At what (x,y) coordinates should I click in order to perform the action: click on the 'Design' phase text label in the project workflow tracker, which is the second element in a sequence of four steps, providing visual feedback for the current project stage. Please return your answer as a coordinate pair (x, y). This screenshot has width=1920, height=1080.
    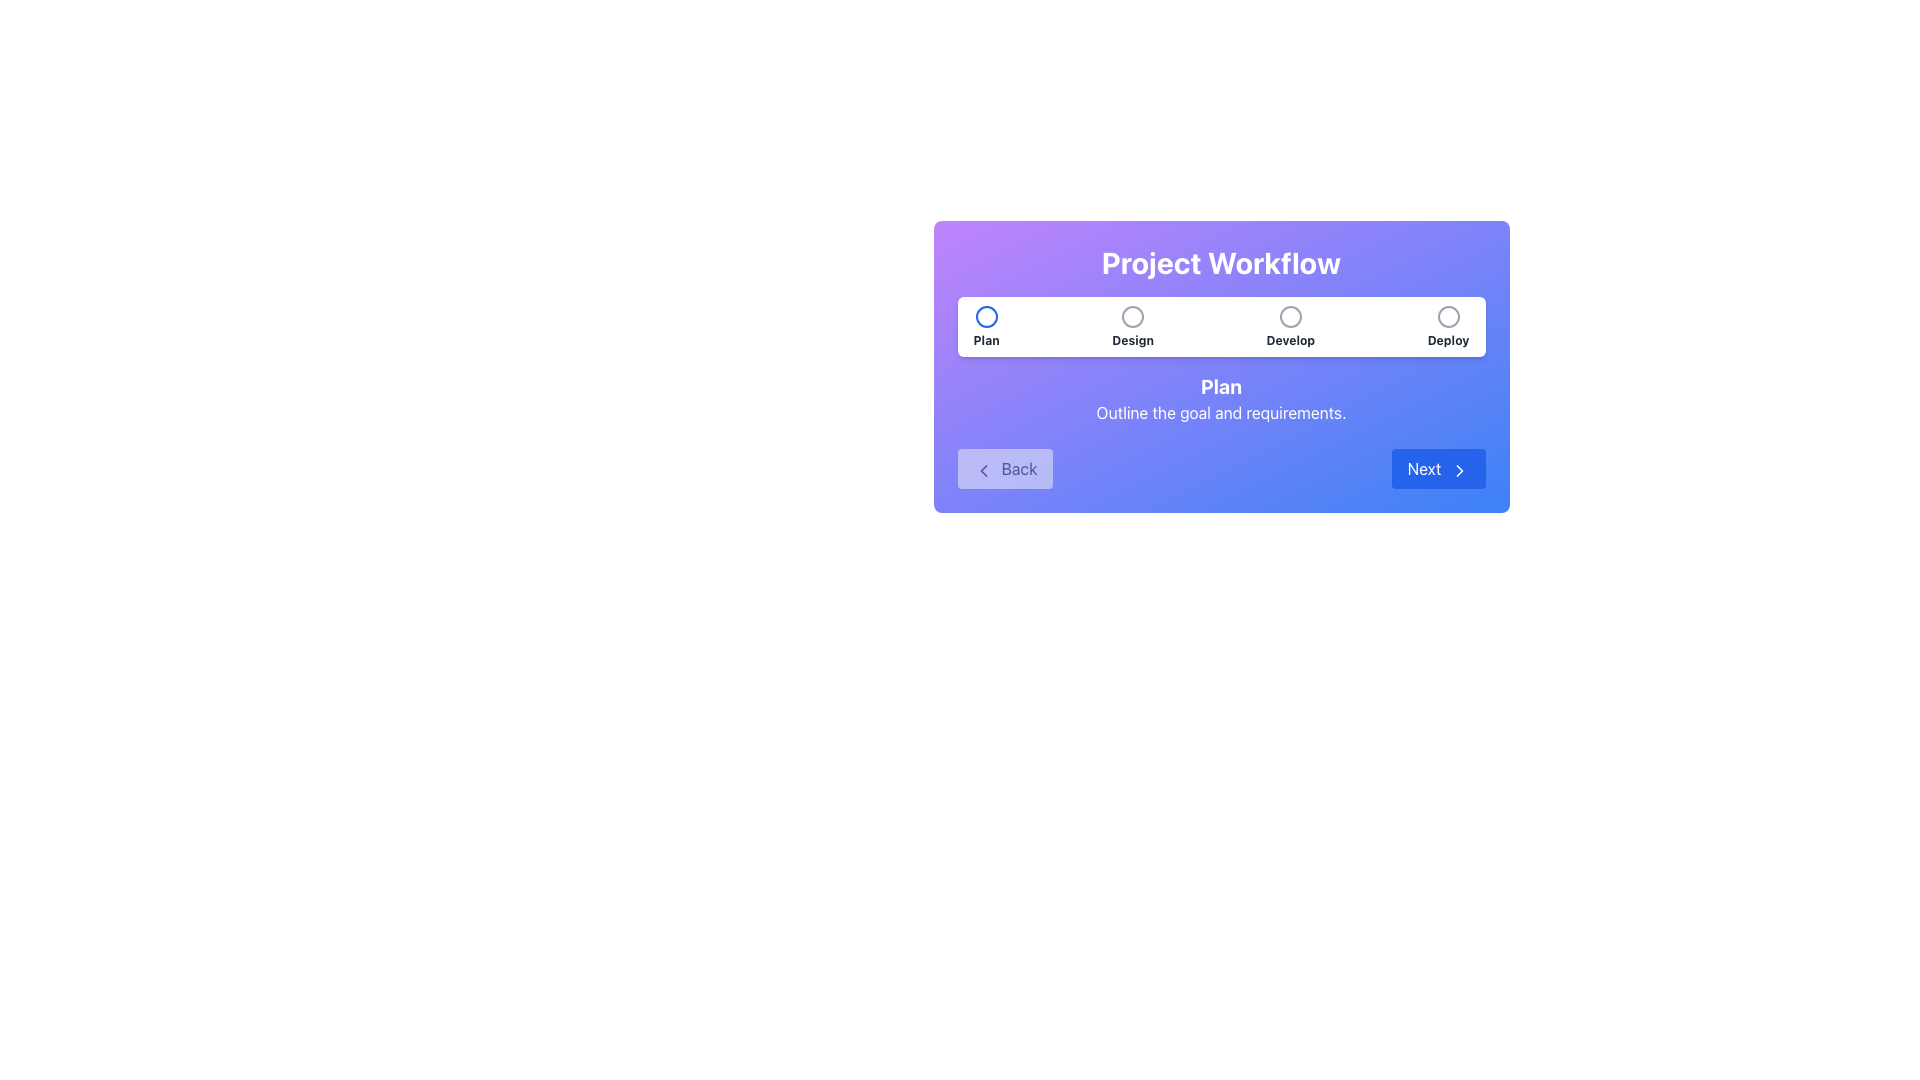
    Looking at the image, I should click on (1133, 339).